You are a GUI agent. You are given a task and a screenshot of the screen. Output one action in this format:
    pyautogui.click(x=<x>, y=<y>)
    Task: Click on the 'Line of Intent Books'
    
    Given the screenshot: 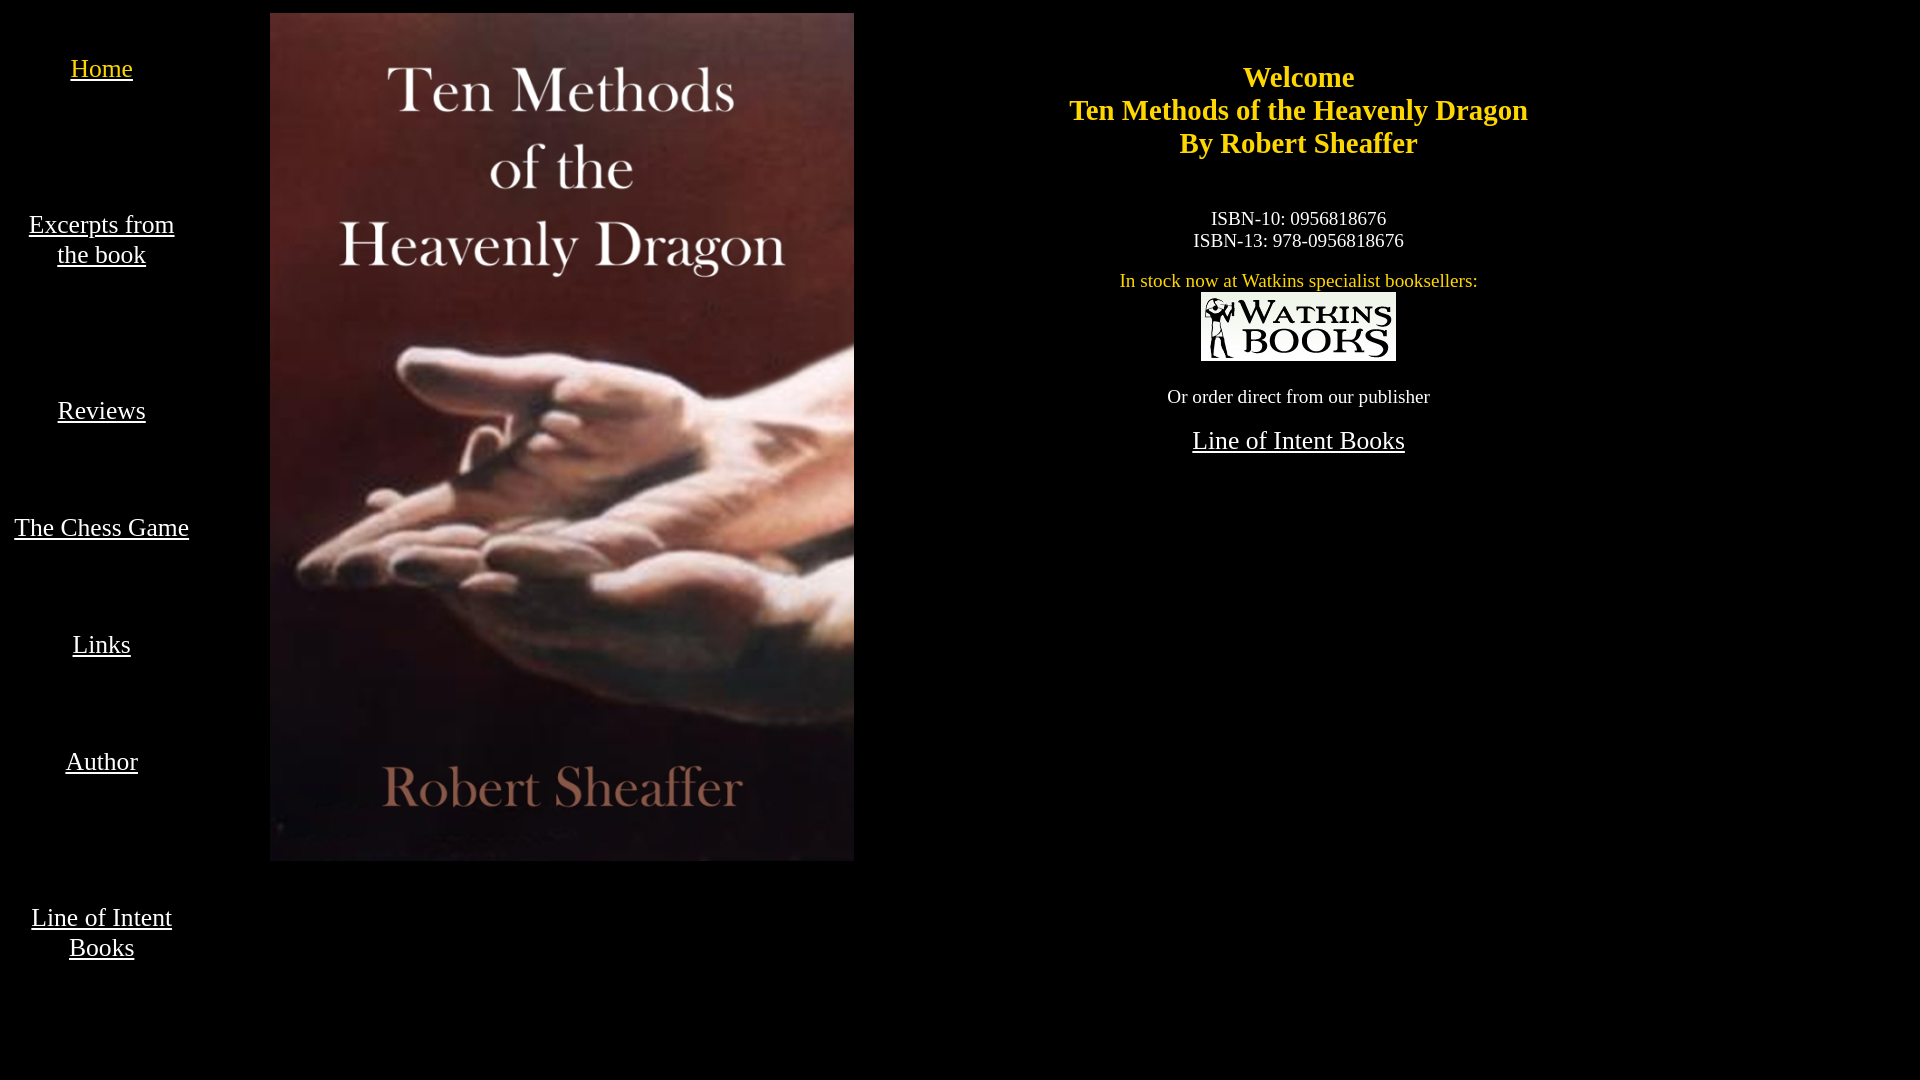 What is the action you would take?
    pyautogui.click(x=1191, y=439)
    